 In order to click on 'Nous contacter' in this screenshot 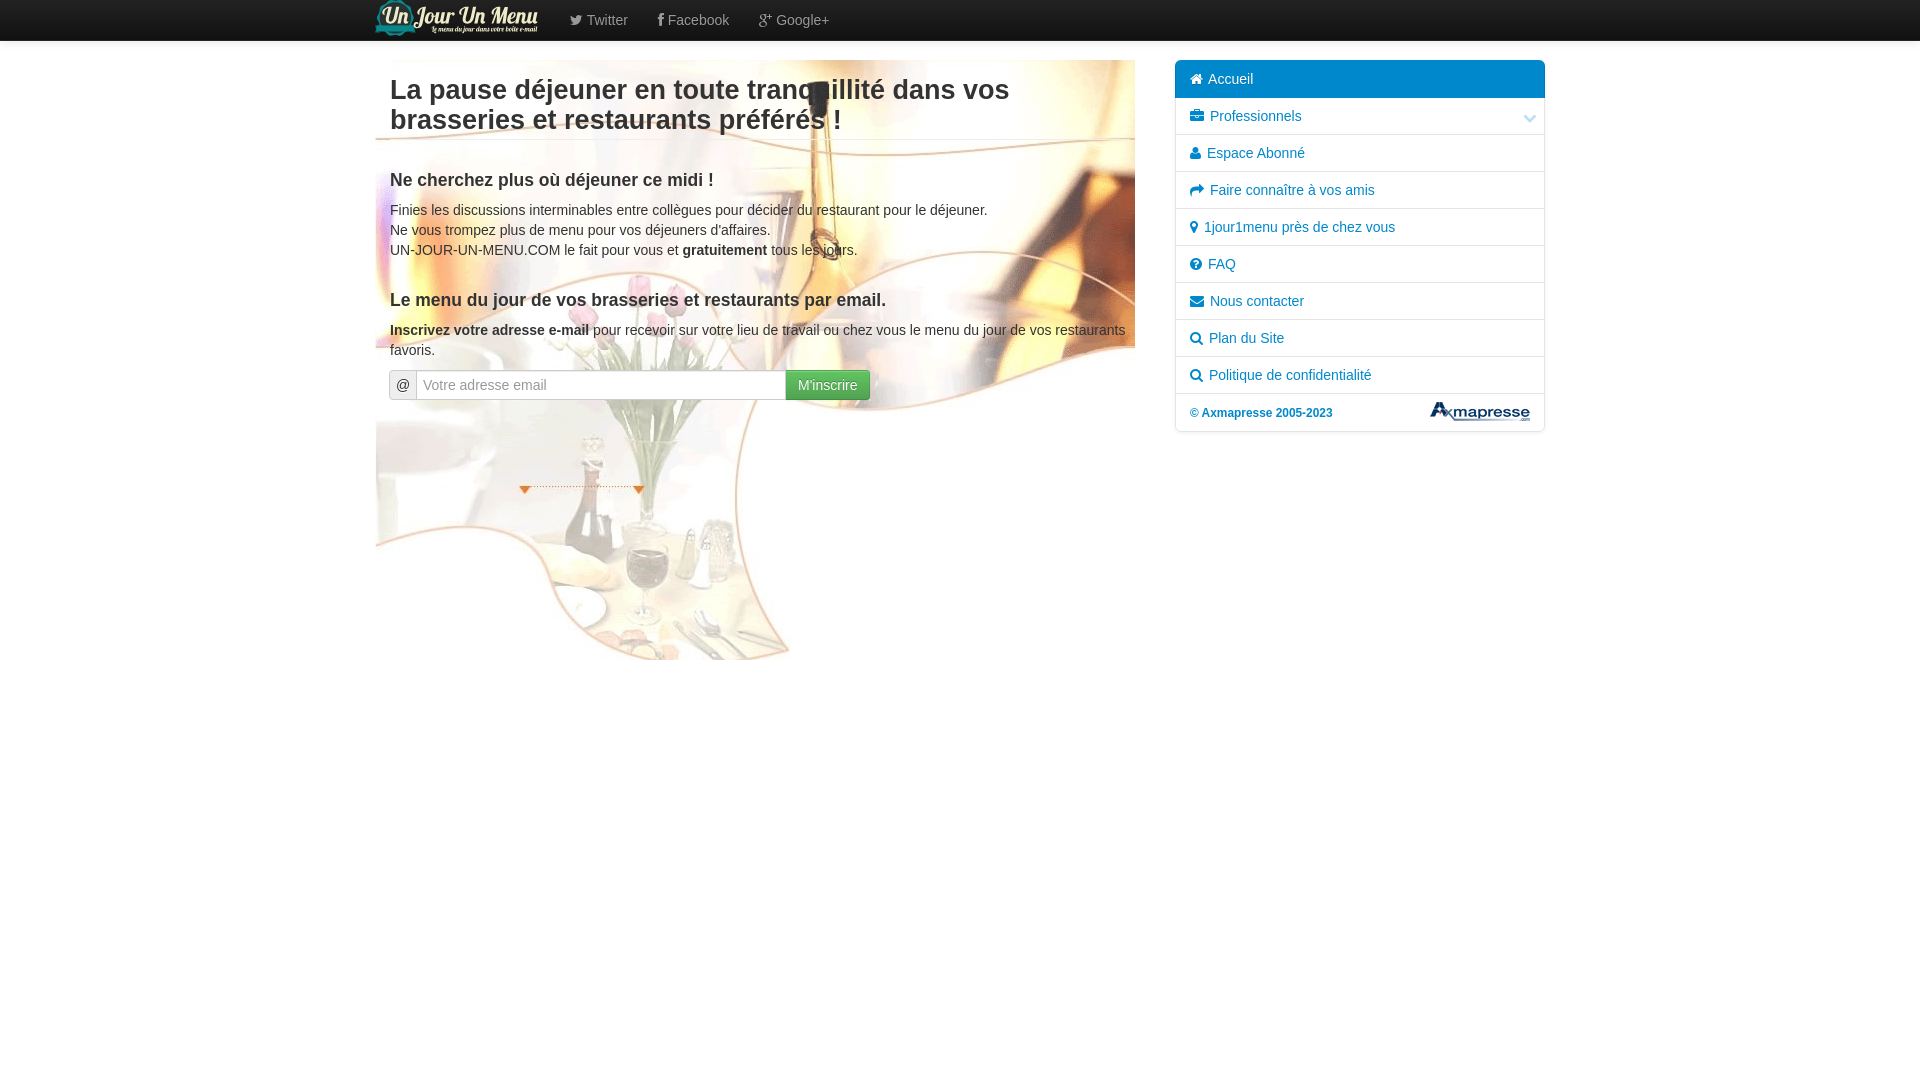, I will do `click(1359, 300)`.